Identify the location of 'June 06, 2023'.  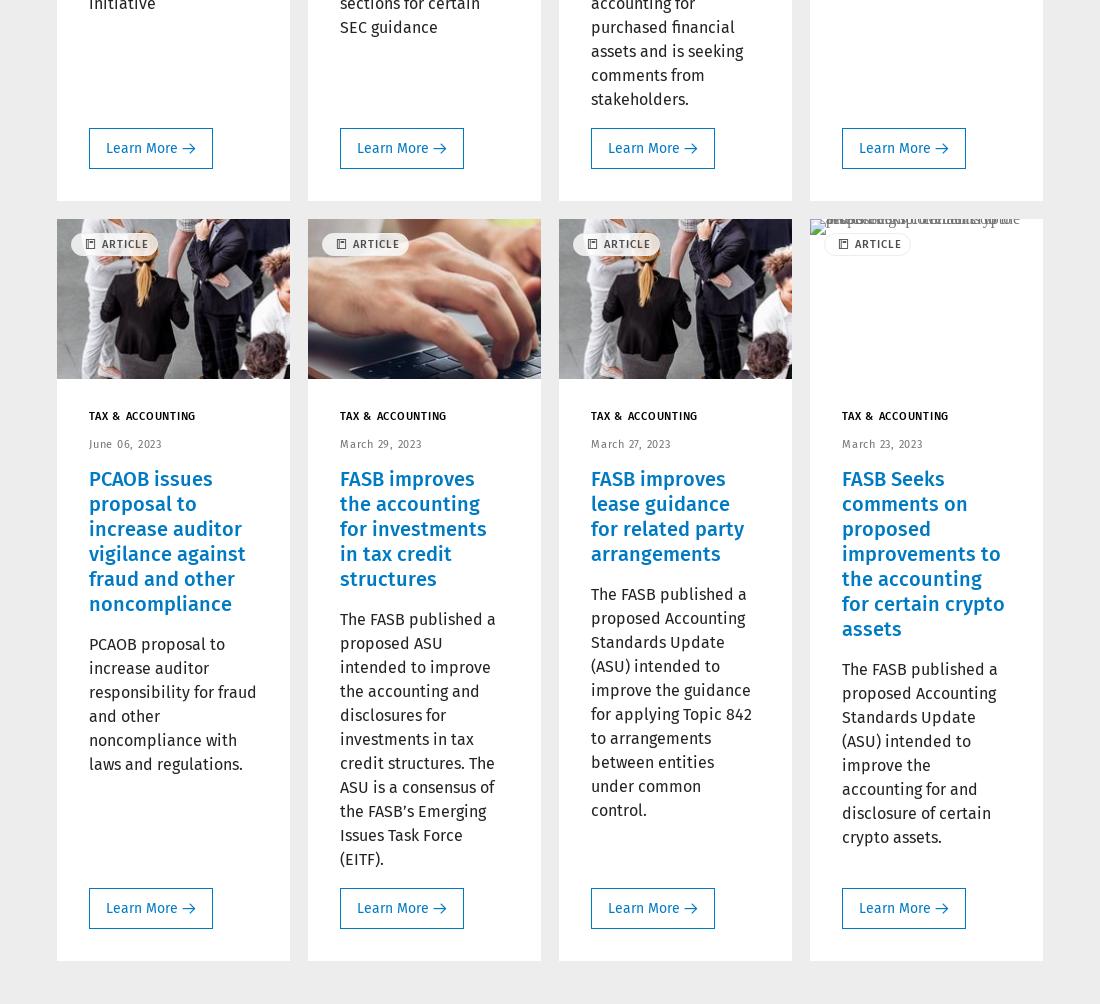
(124, 442).